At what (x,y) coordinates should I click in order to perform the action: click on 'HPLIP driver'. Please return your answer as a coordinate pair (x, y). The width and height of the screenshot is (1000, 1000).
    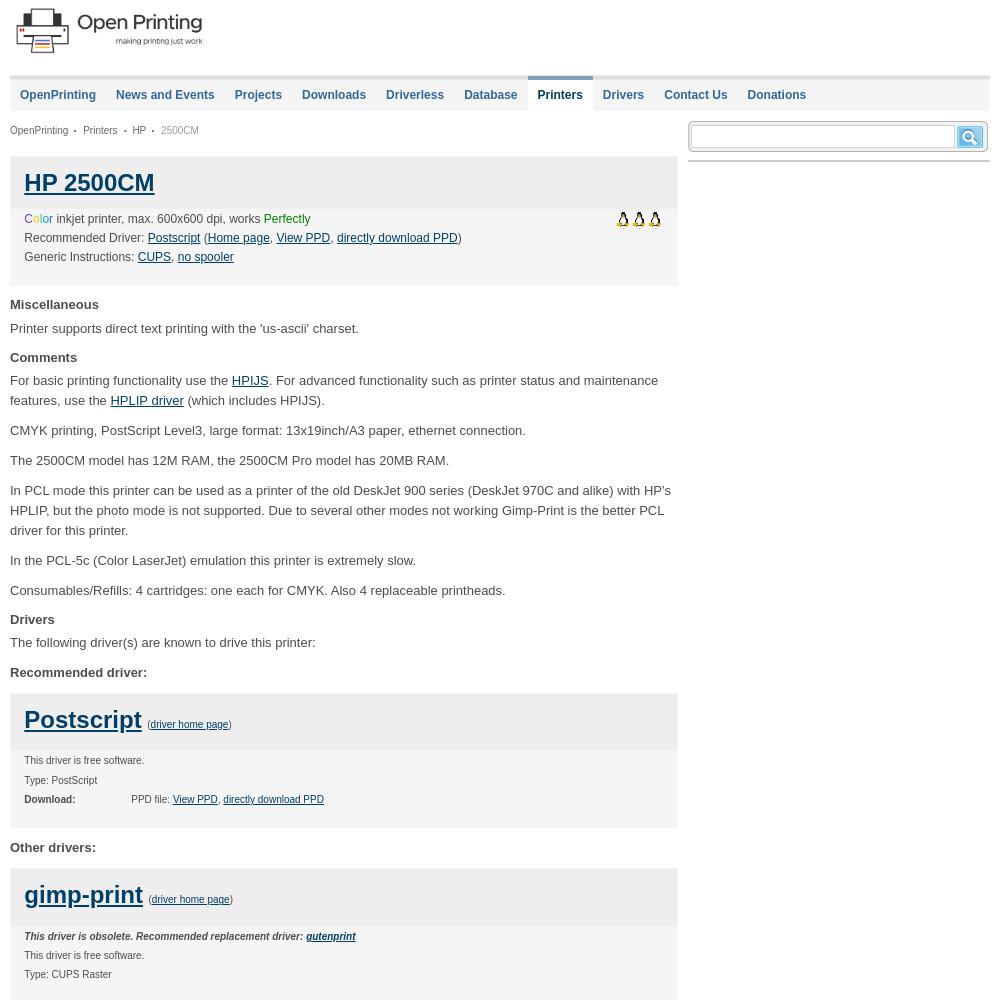
    Looking at the image, I should click on (146, 399).